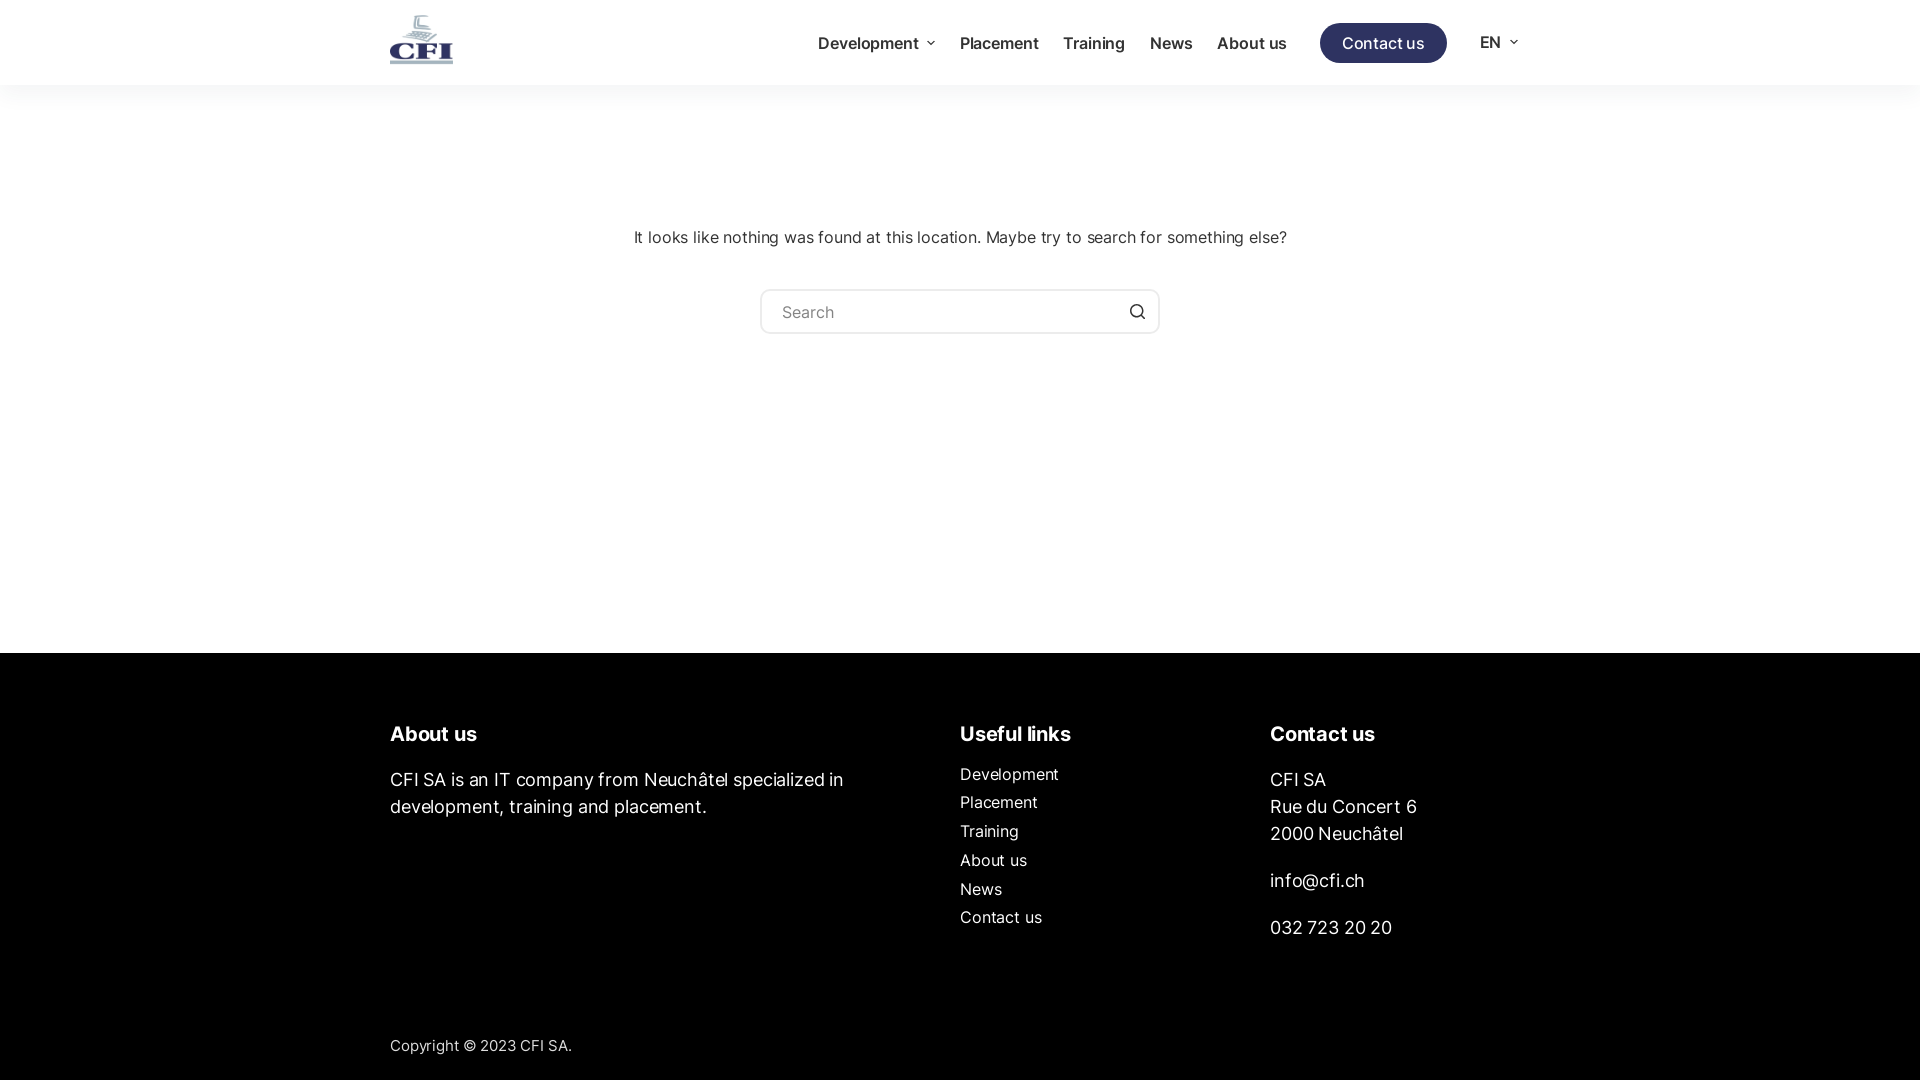 Image resolution: width=1920 pixels, height=1080 pixels. I want to click on 'Training', so click(1093, 42).